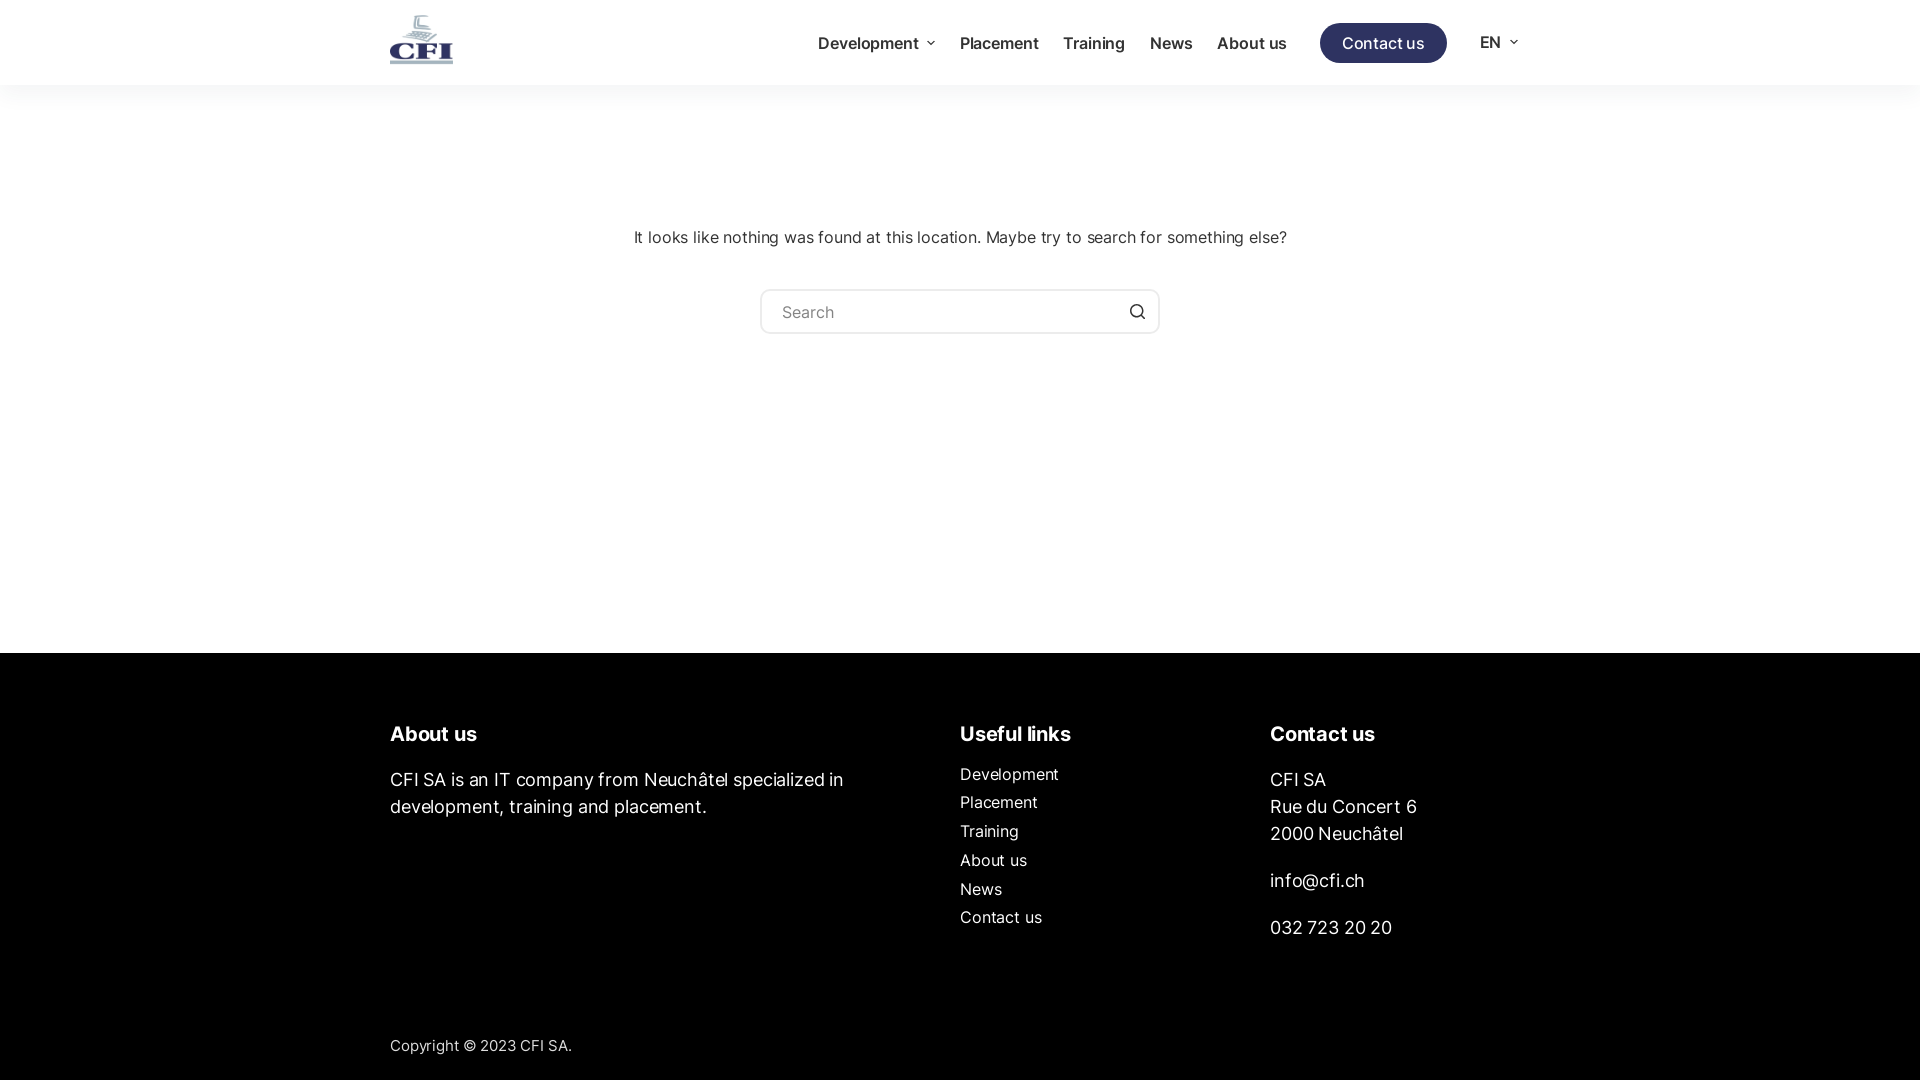 Image resolution: width=1920 pixels, height=1080 pixels. I want to click on 'Training', so click(1093, 42).